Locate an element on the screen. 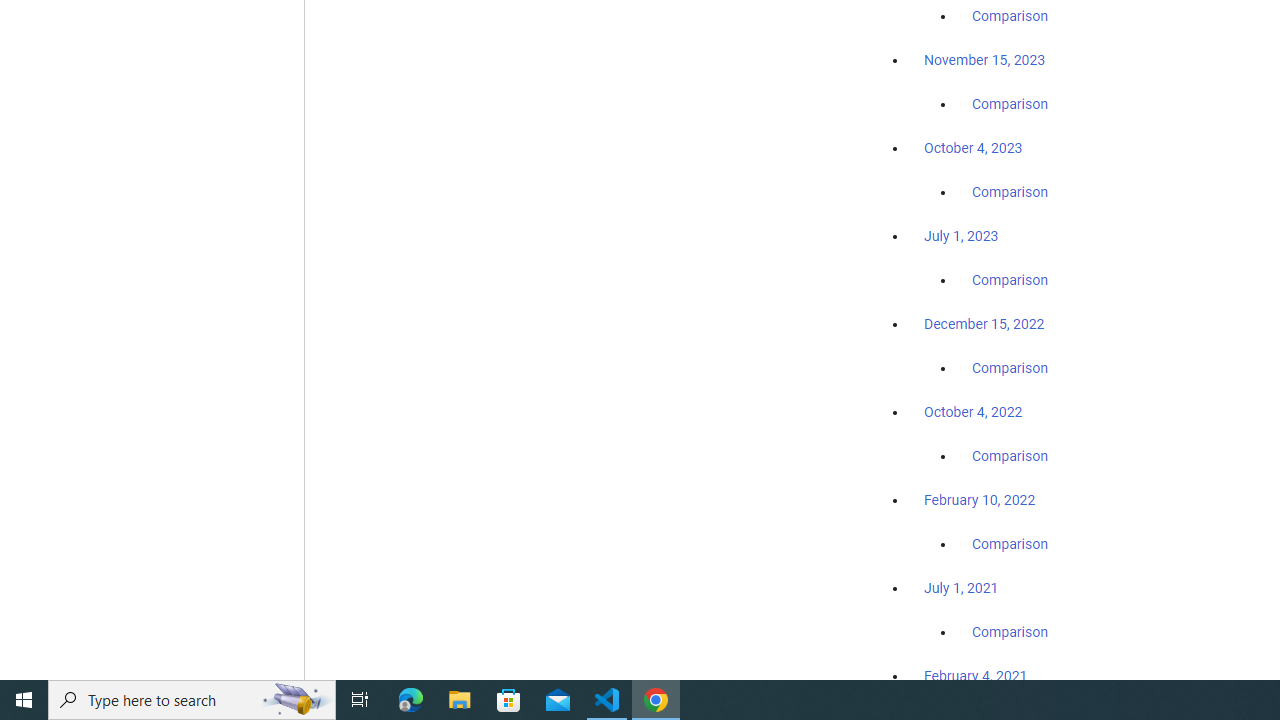  'July 1, 2021' is located at coordinates (961, 586).